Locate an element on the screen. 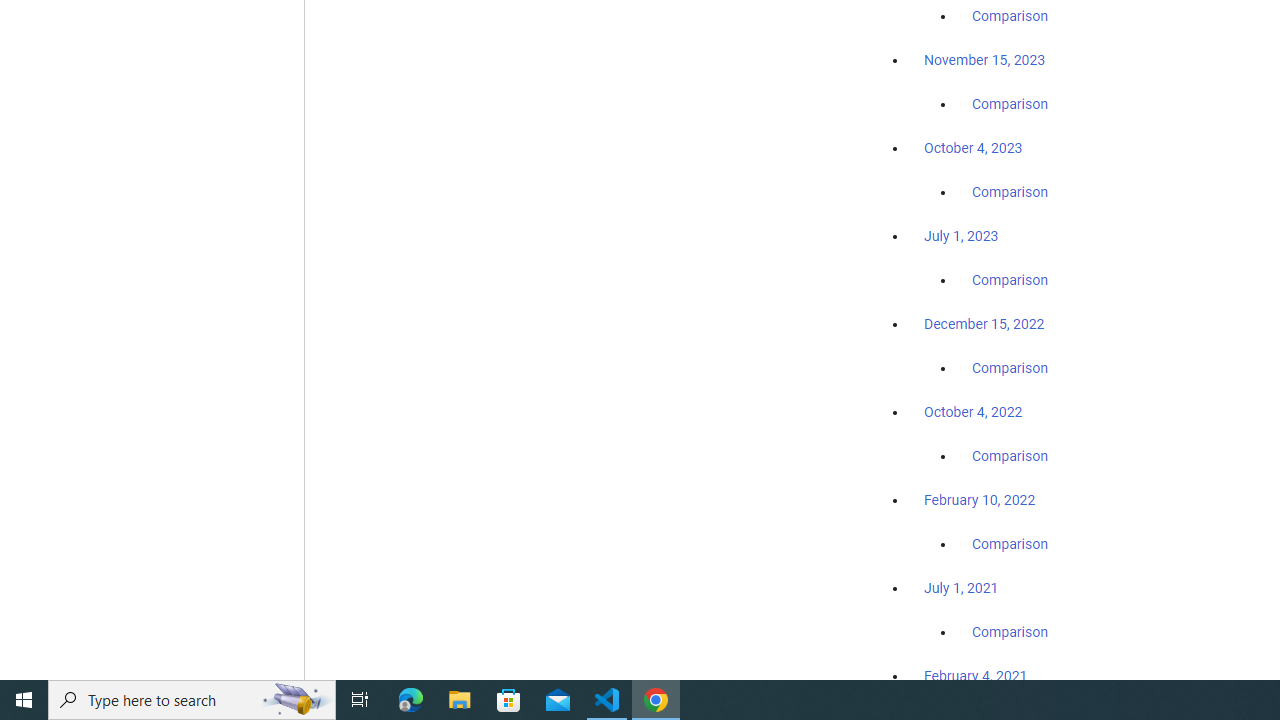  'July 1, 2021' is located at coordinates (961, 586).